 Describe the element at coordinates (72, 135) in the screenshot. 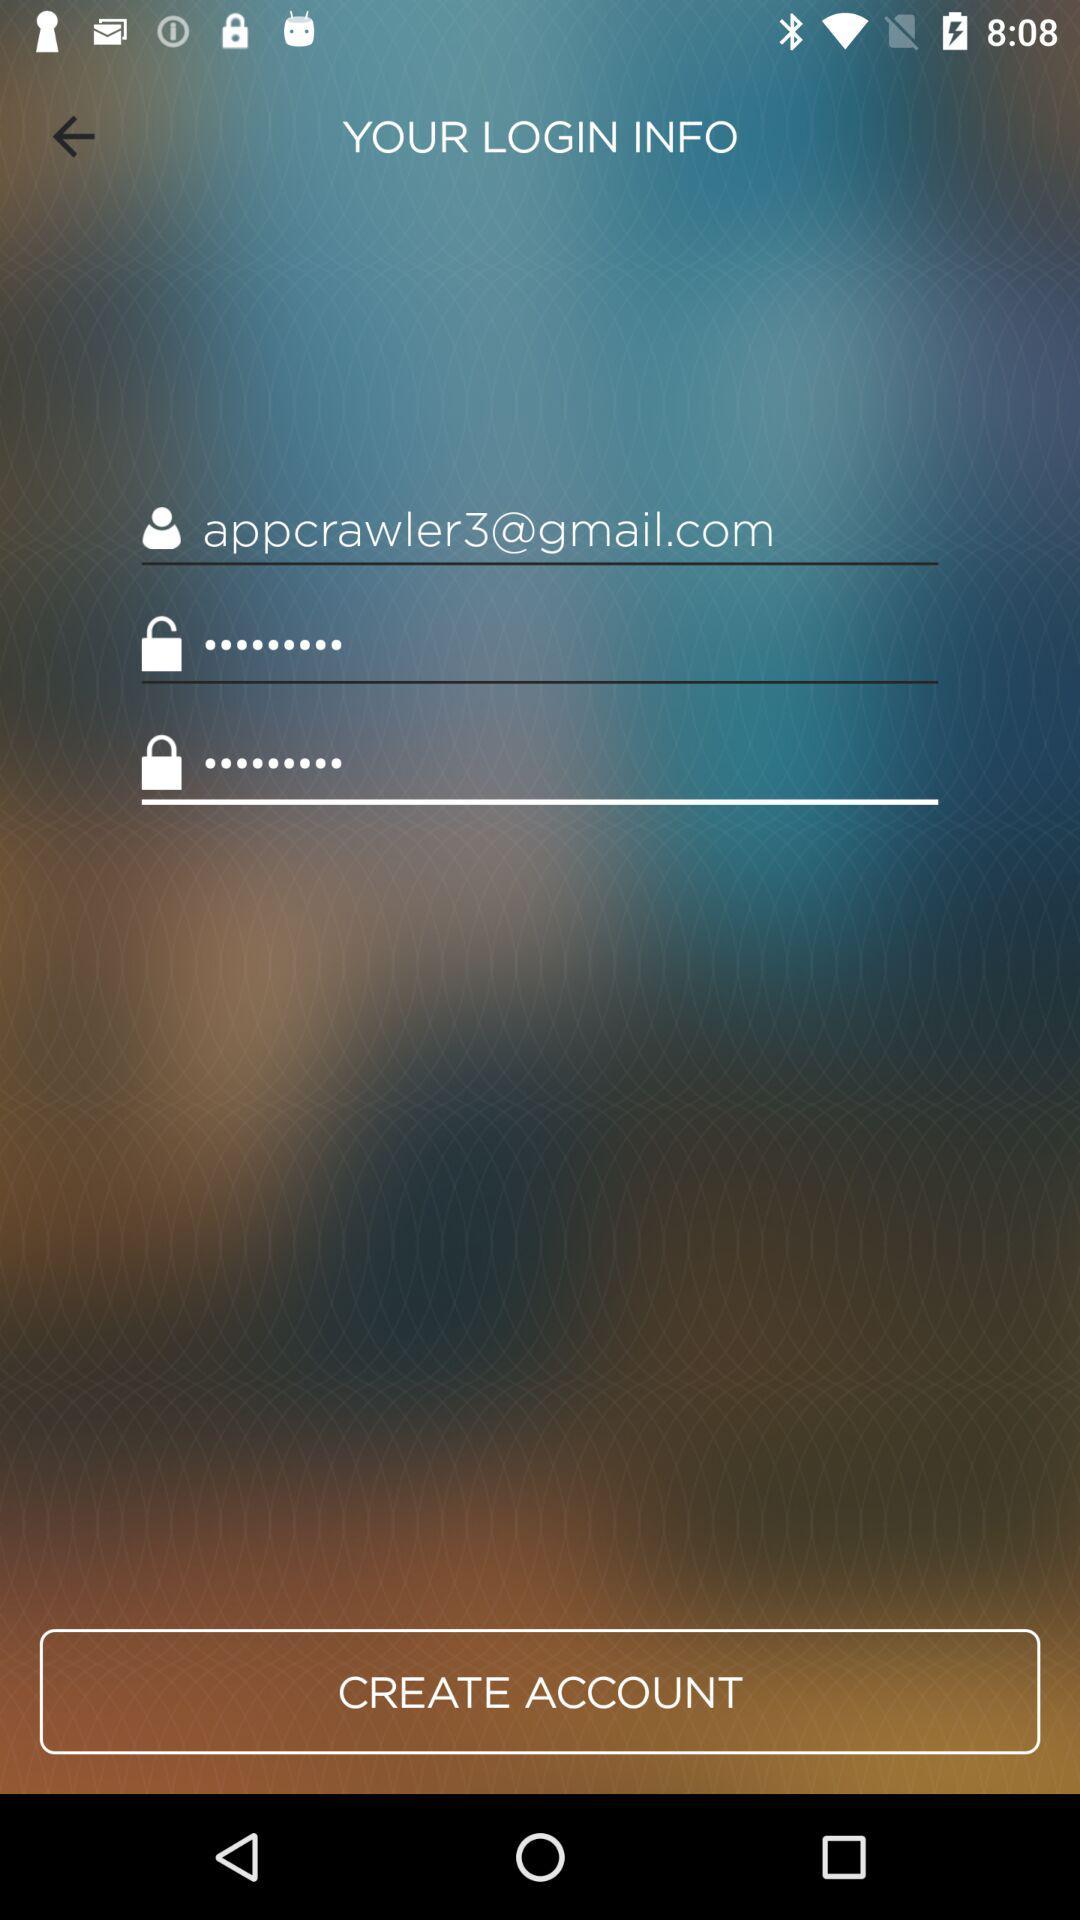

I see `item above appcrawler3@gmail.com` at that location.